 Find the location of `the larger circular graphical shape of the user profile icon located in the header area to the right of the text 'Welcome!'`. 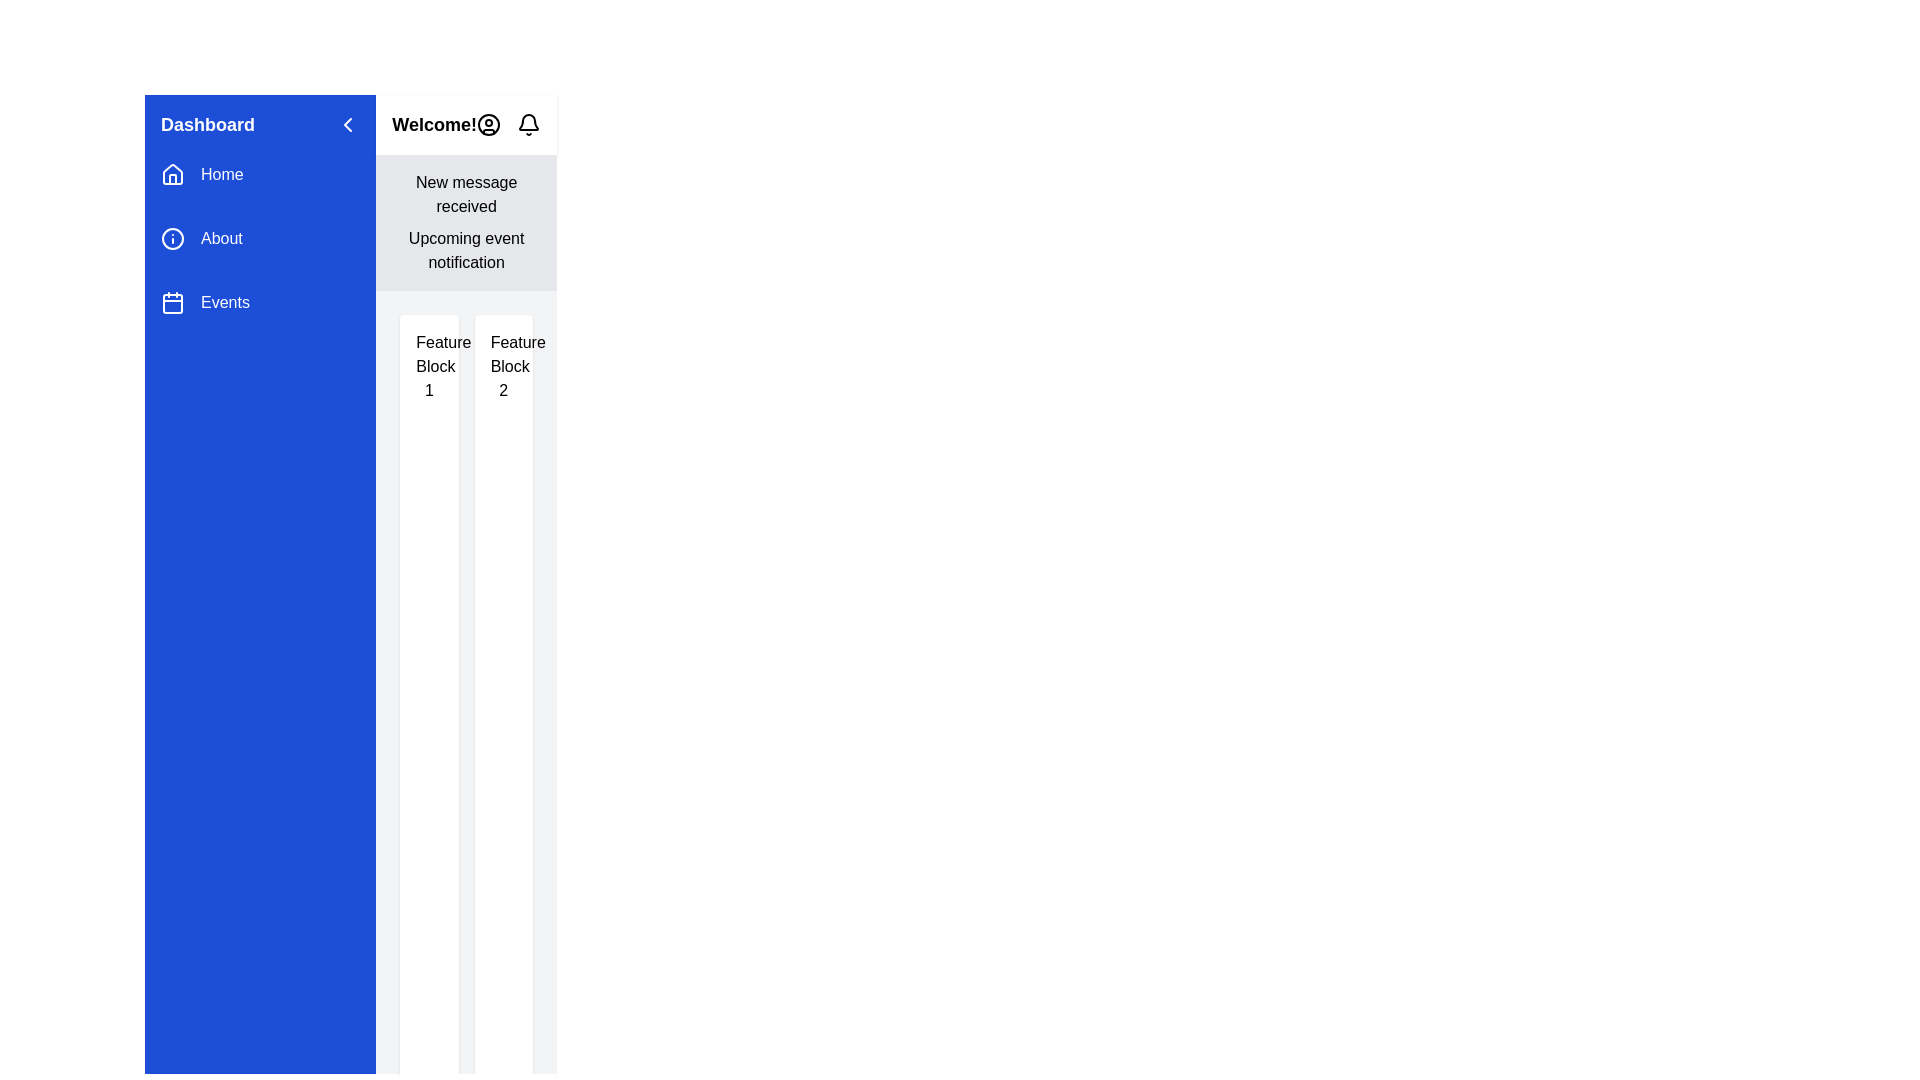

the larger circular graphical shape of the user profile icon located in the header area to the right of the text 'Welcome!' is located at coordinates (489, 124).